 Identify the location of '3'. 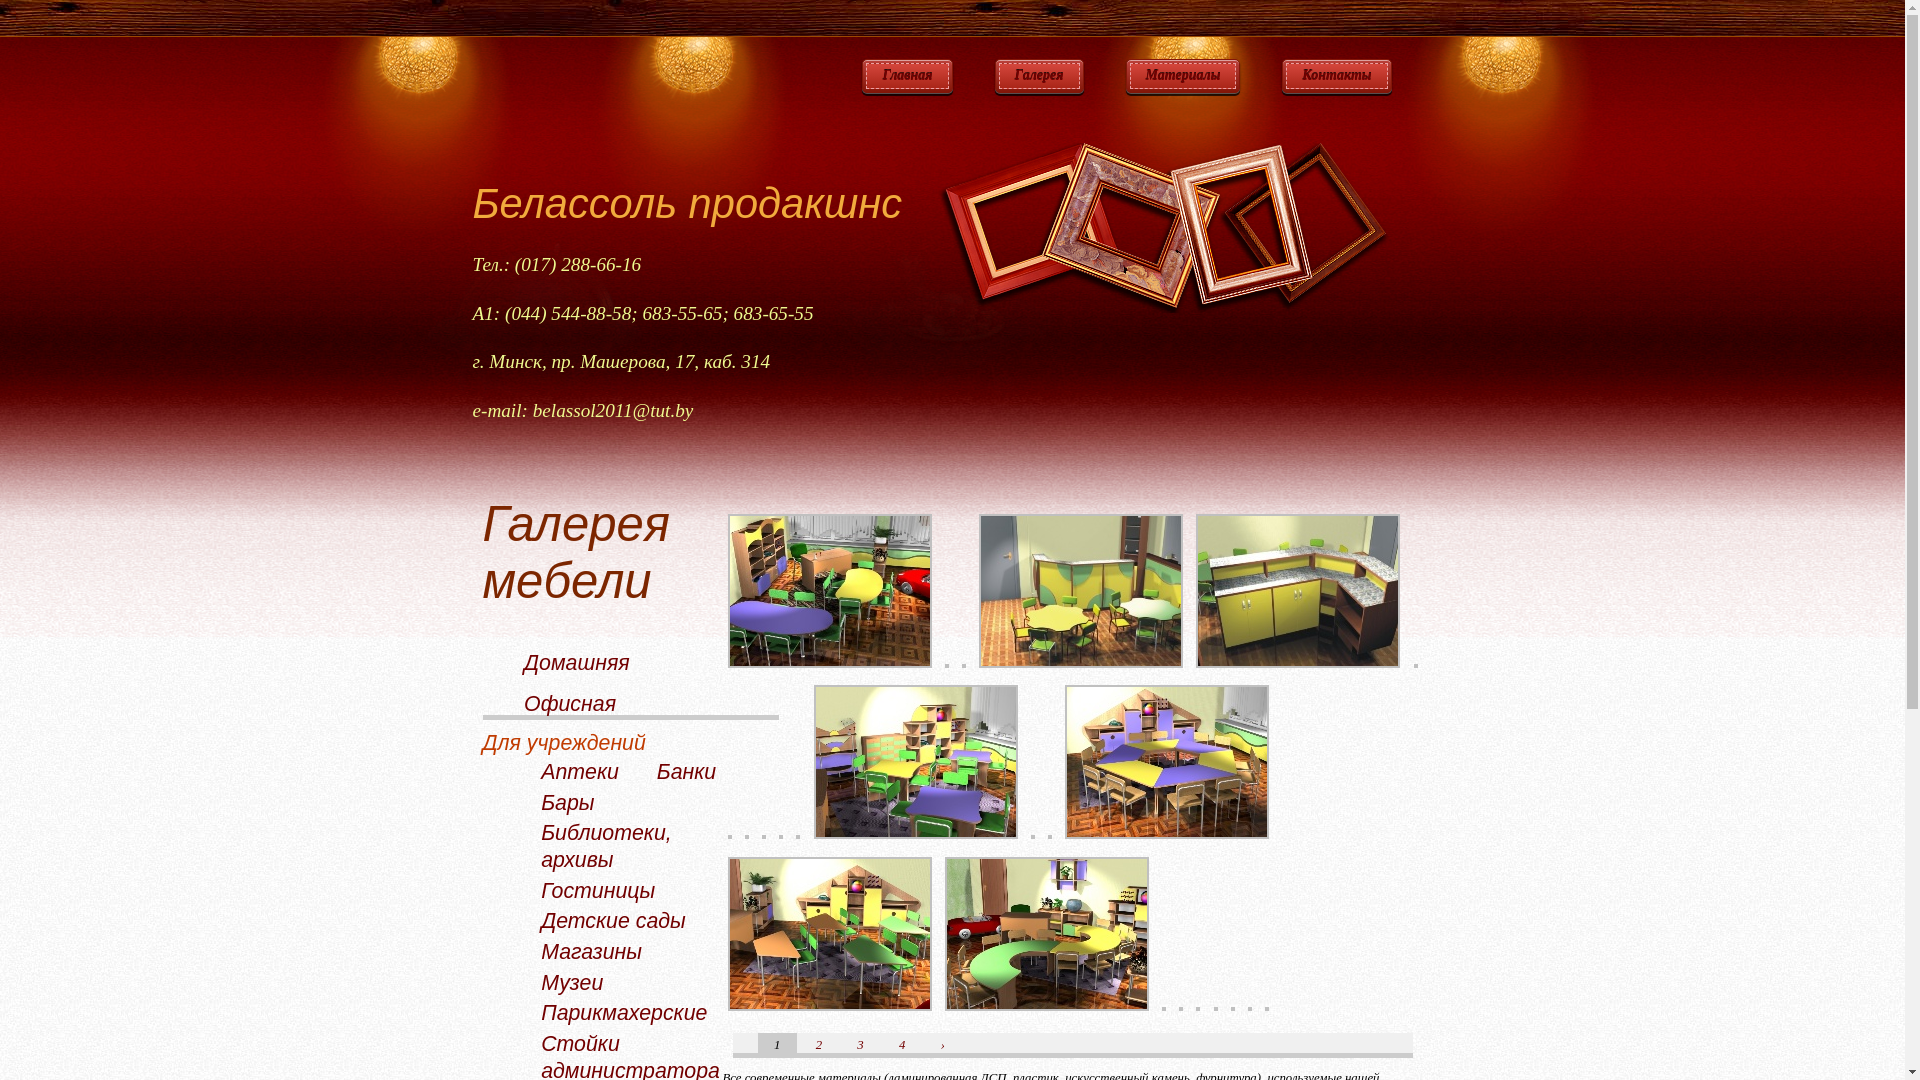
(859, 1044).